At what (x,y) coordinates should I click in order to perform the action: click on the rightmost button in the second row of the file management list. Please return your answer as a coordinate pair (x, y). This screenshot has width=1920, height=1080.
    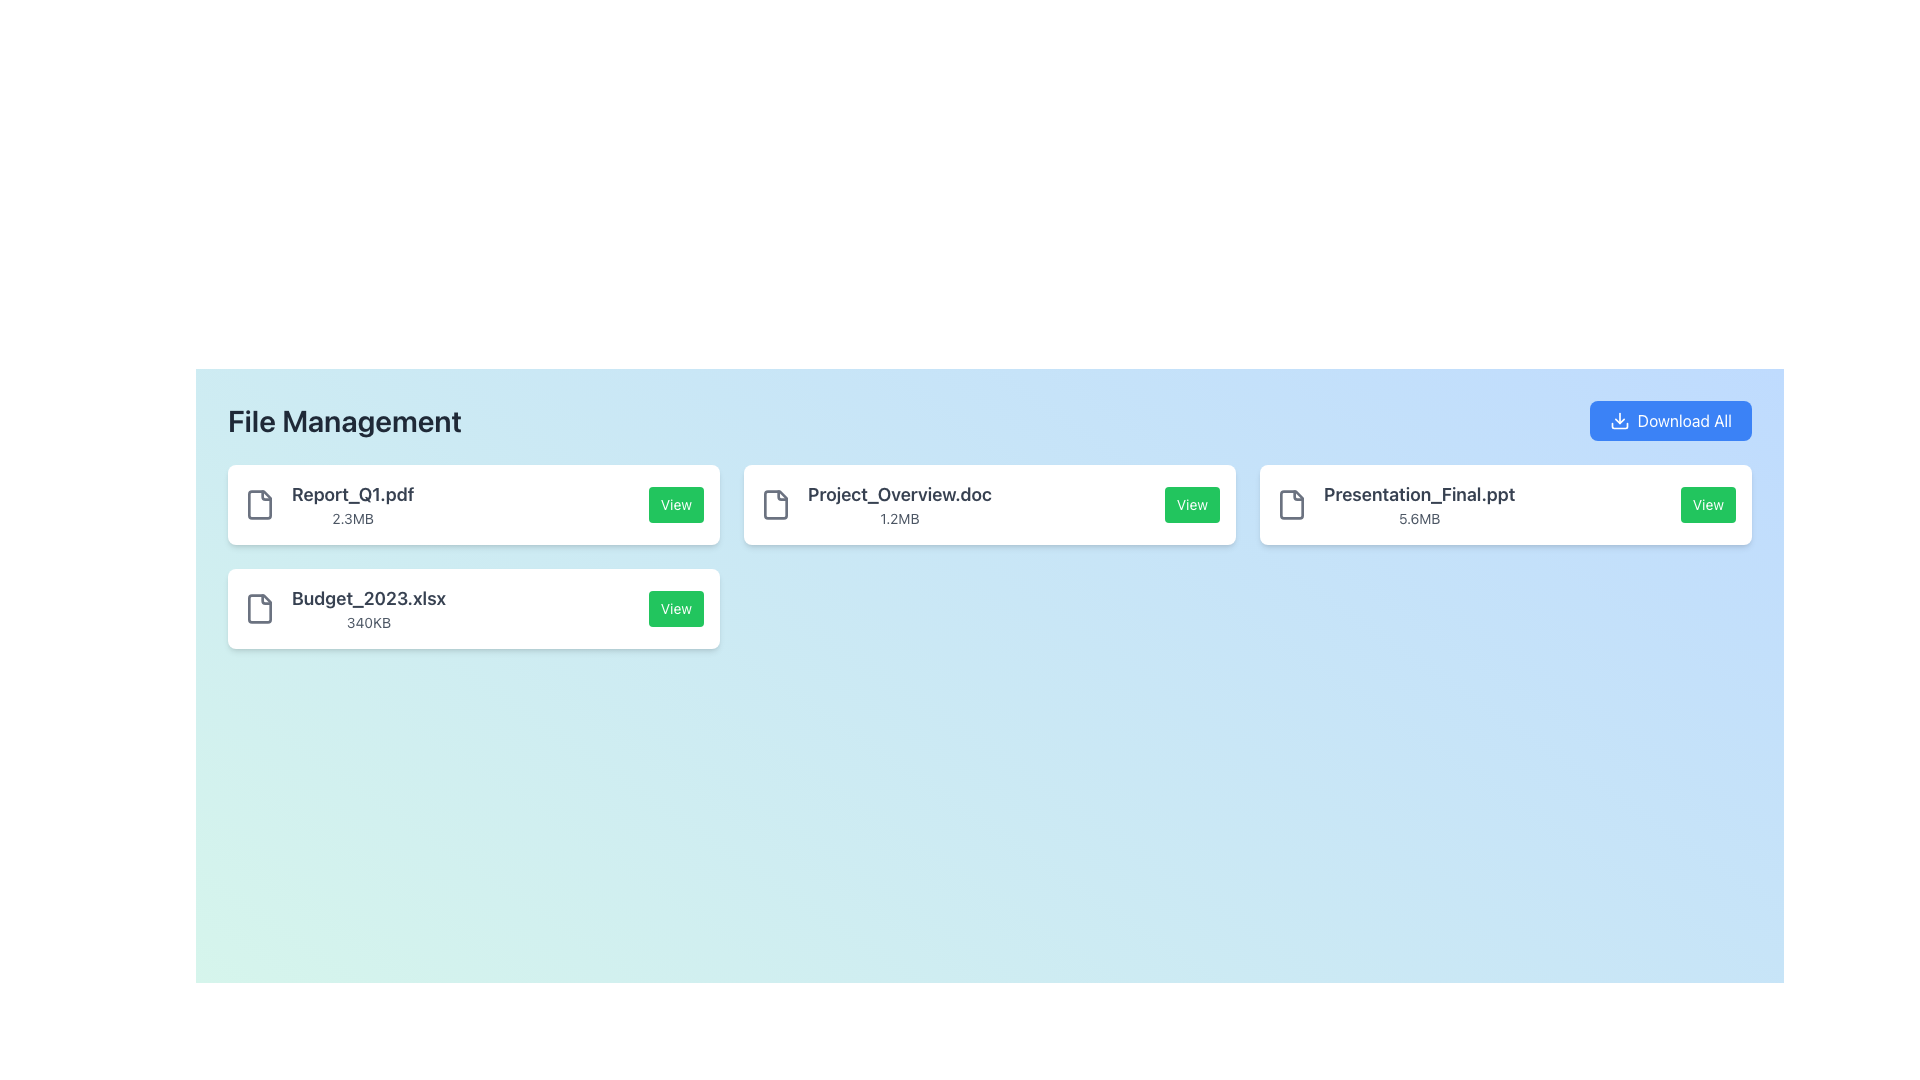
    Looking at the image, I should click on (676, 608).